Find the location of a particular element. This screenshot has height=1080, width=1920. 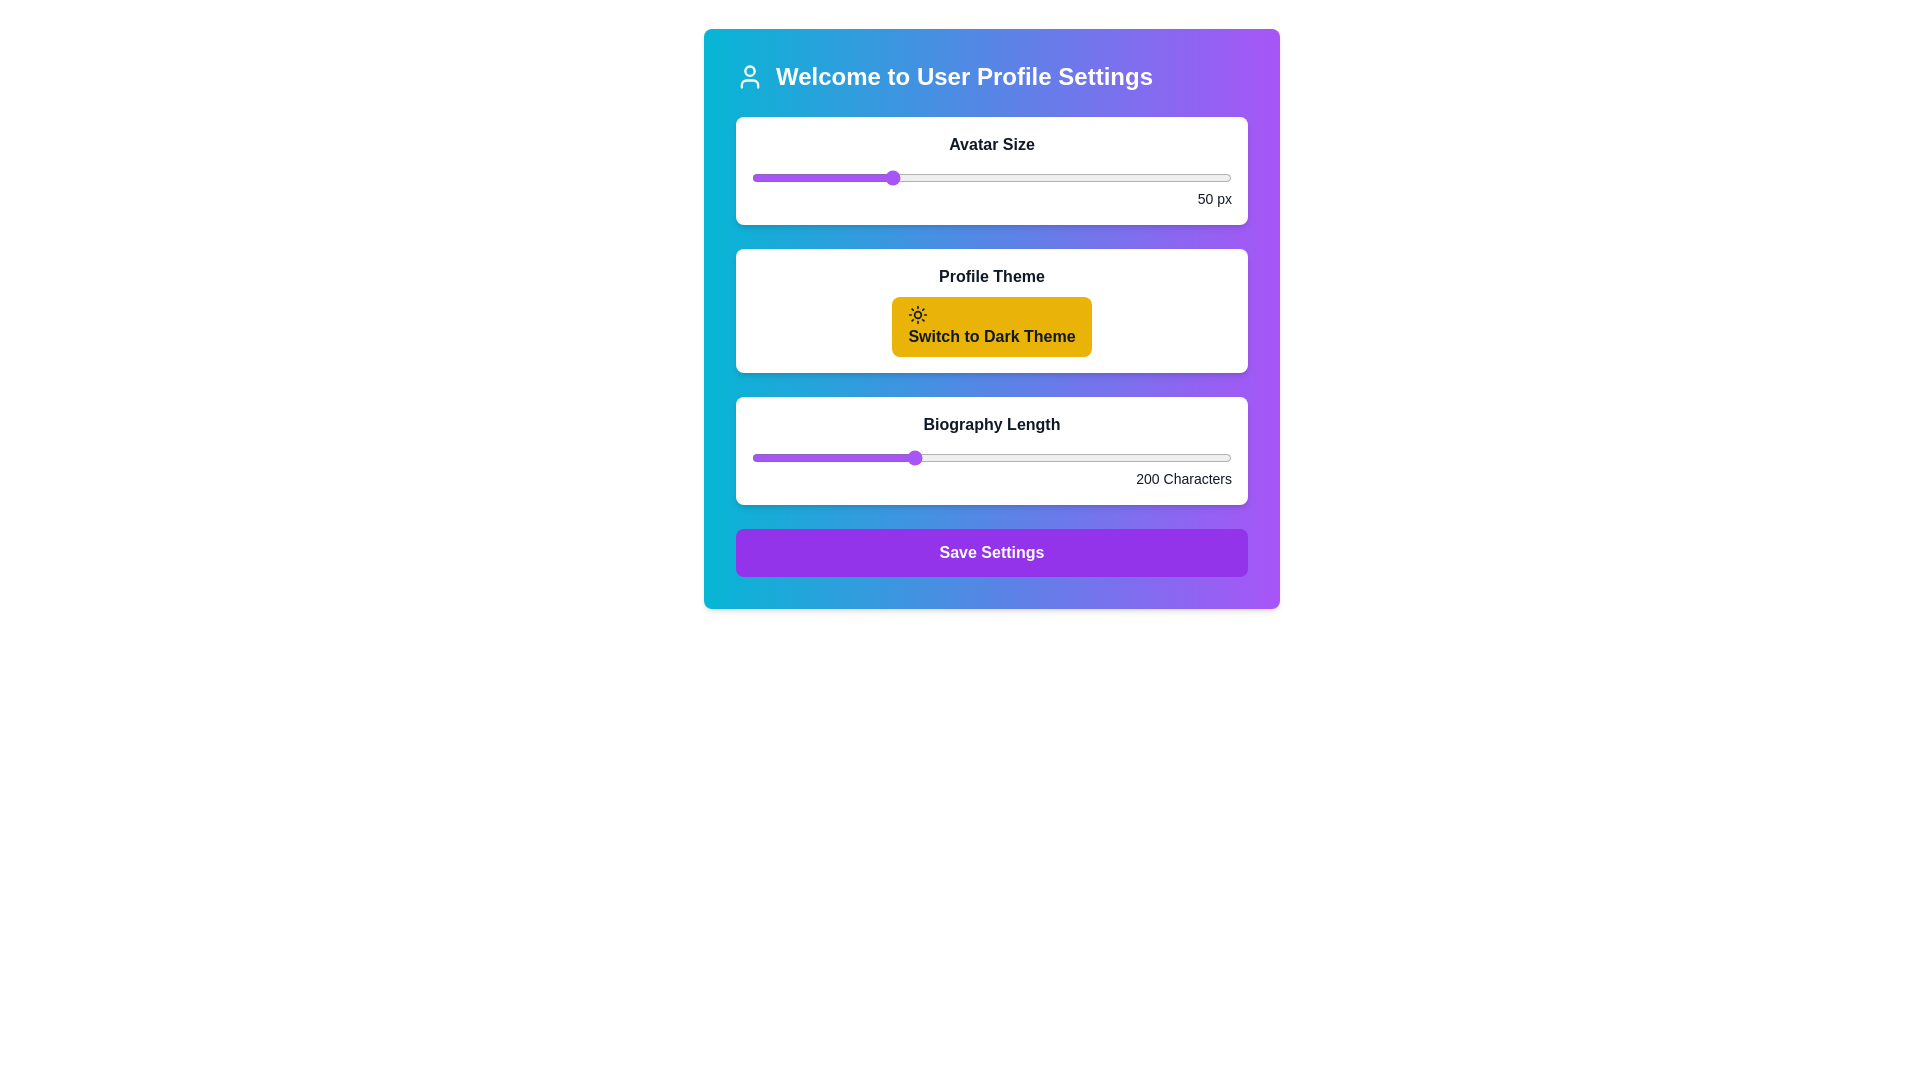

the slider is located at coordinates (1170, 176).